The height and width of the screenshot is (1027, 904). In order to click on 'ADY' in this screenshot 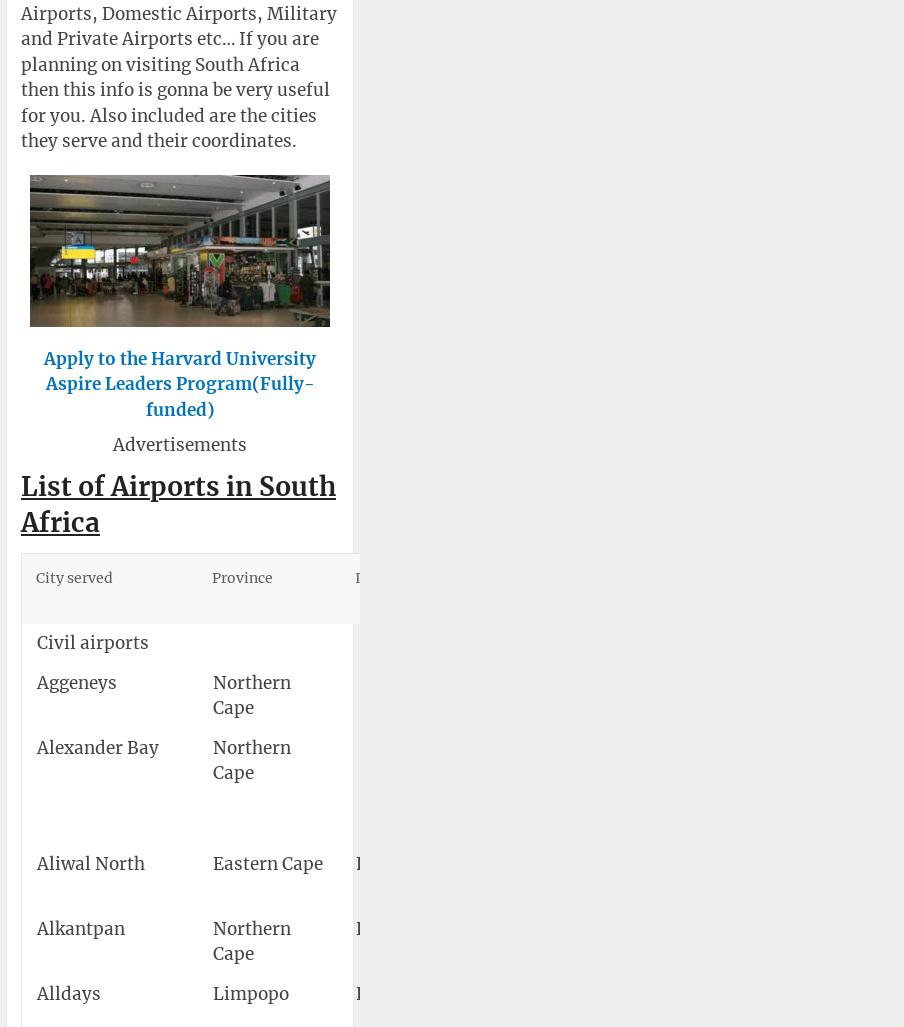, I will do `click(460, 992)`.